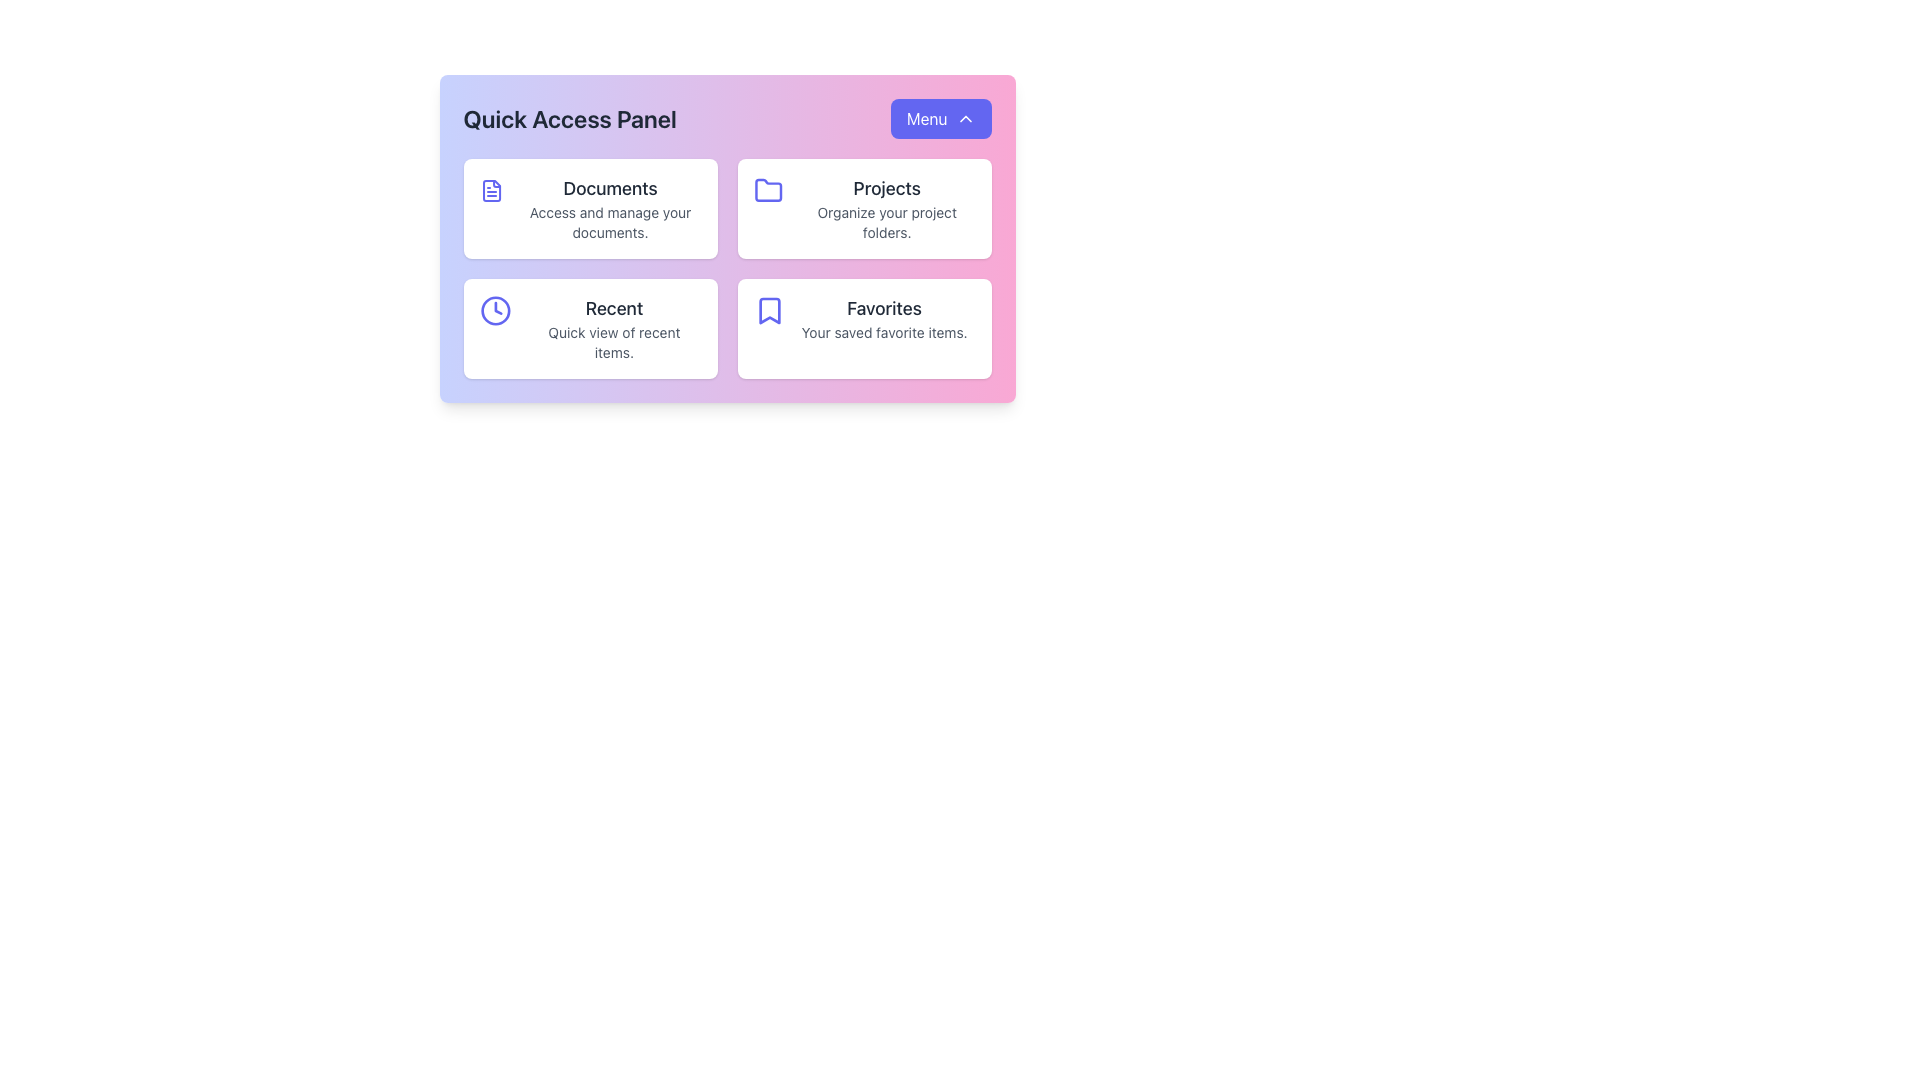 The image size is (1920, 1080). Describe the element at coordinates (589, 208) in the screenshot. I see `the informational card button labeled 'Documents' in the top-left corner of the Quick Access Panel` at that location.